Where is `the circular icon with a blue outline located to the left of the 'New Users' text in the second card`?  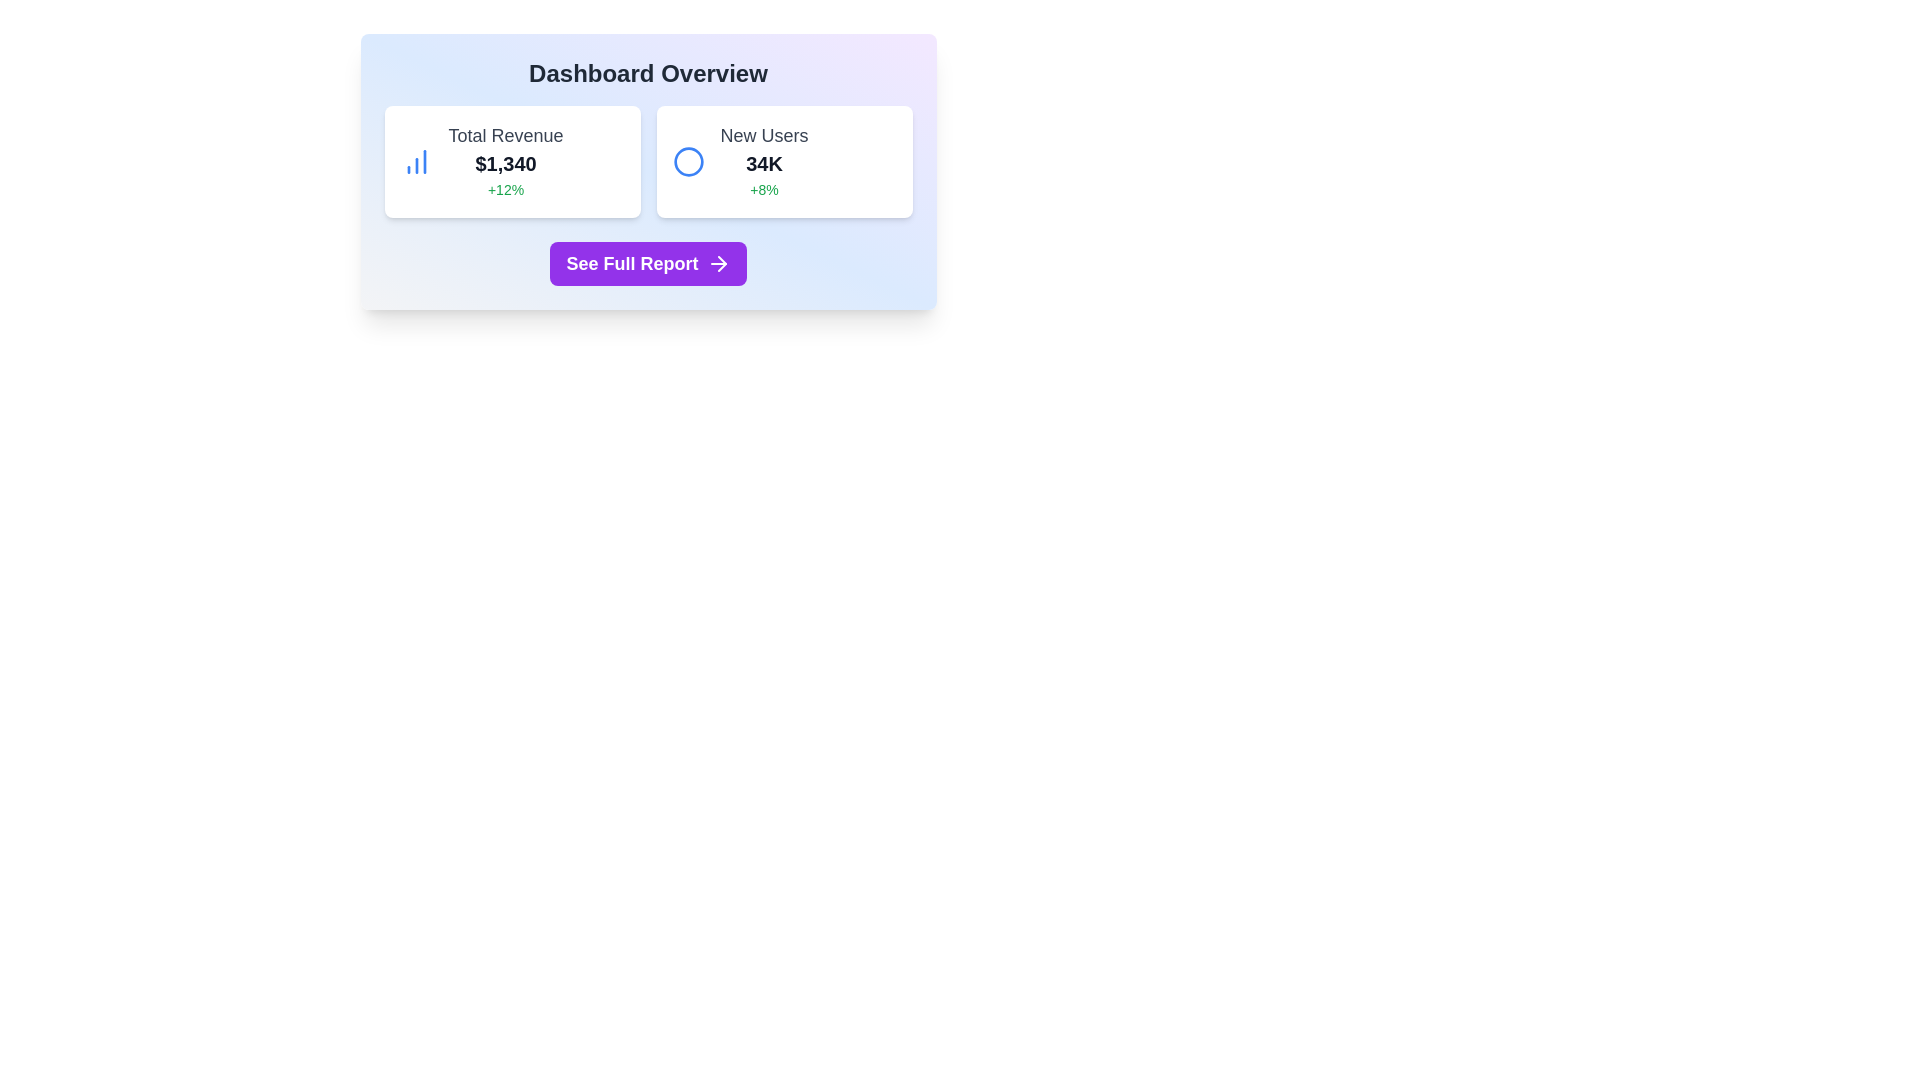 the circular icon with a blue outline located to the left of the 'New Users' text in the second card is located at coordinates (688, 161).